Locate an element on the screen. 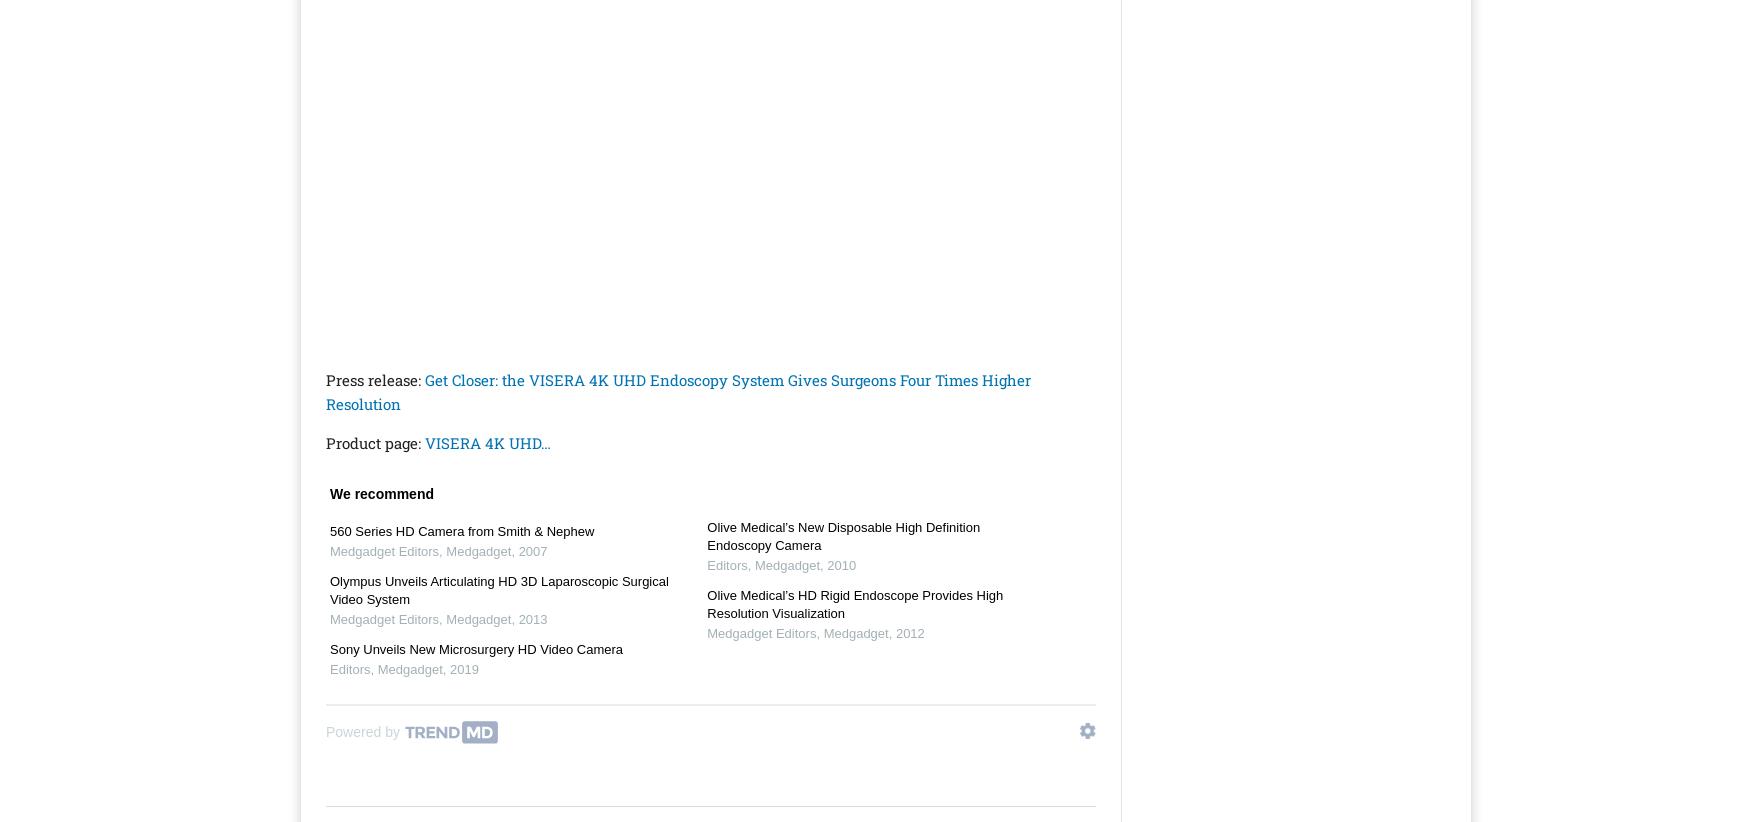 Image resolution: width=1742 pixels, height=822 pixels. 'Powered by' is located at coordinates (361, 731).